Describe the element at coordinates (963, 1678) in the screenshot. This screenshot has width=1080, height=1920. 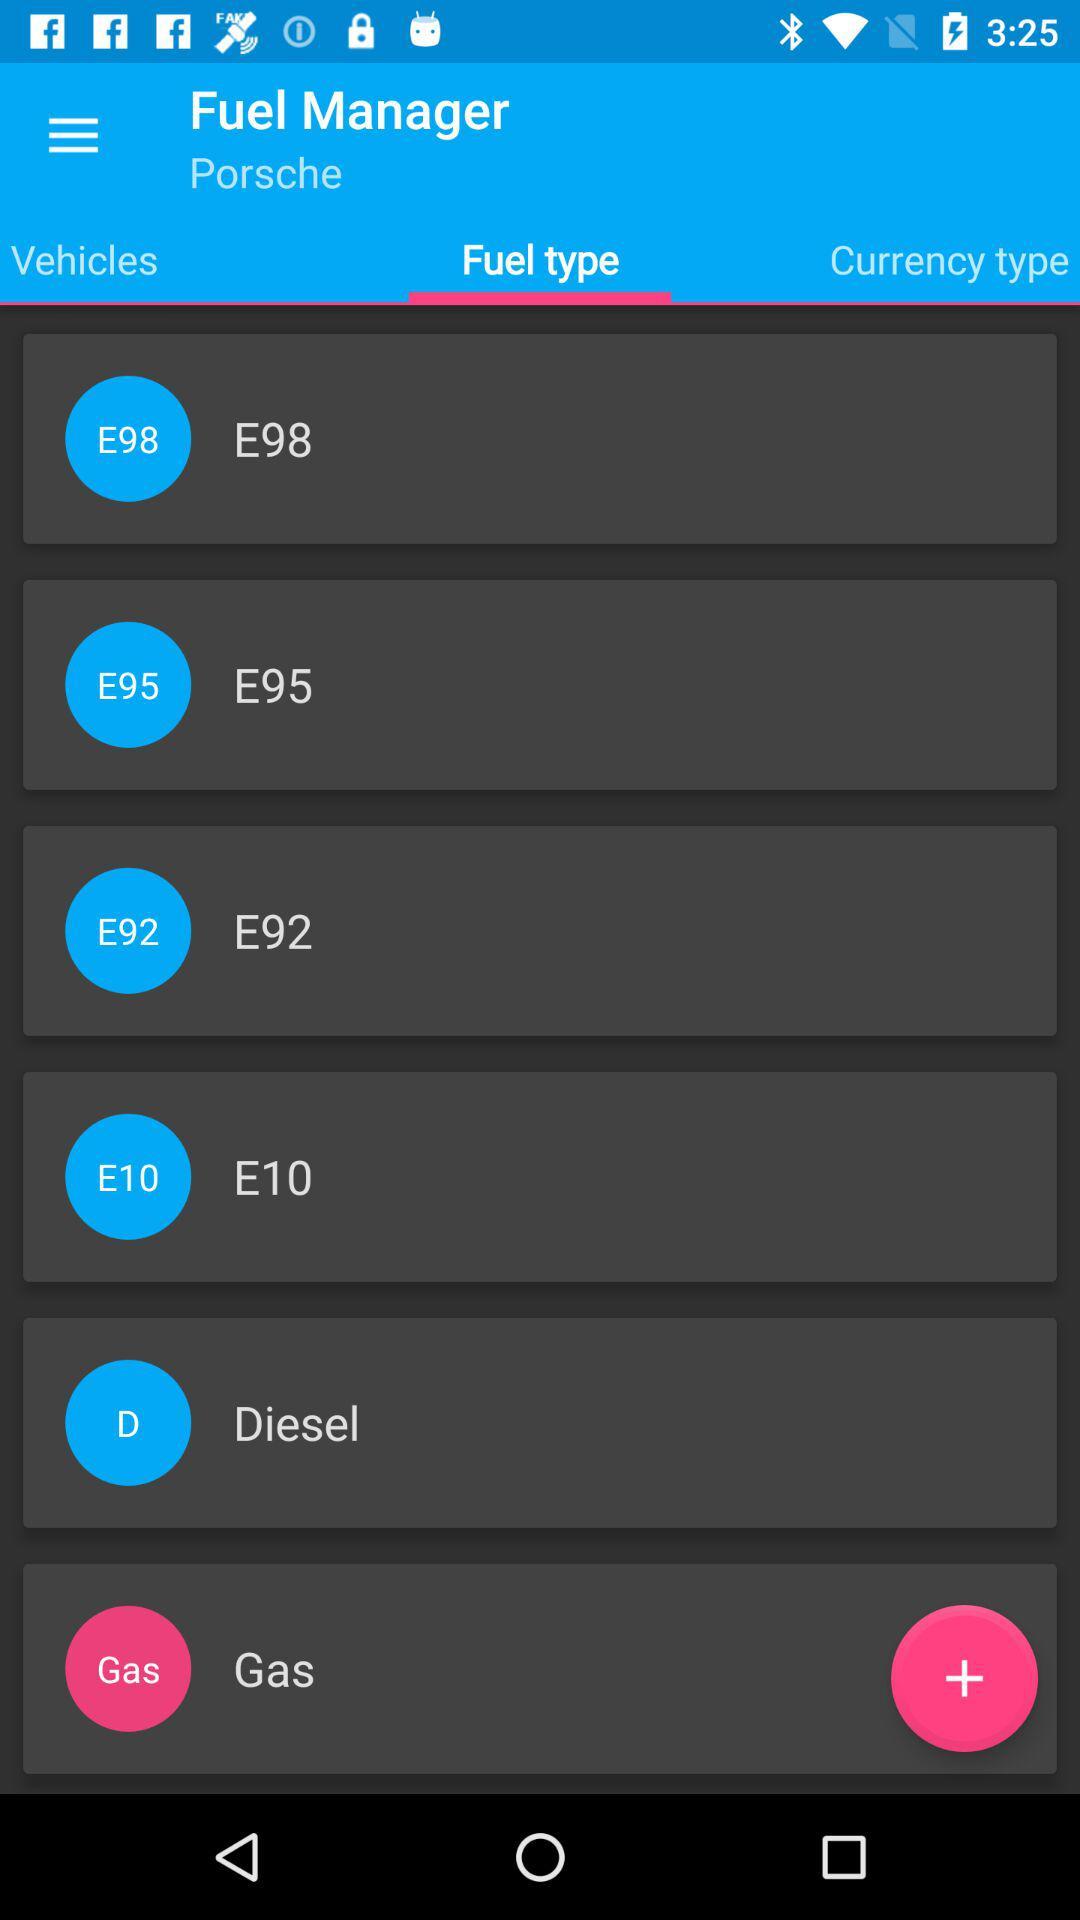
I see `to favorites` at that location.